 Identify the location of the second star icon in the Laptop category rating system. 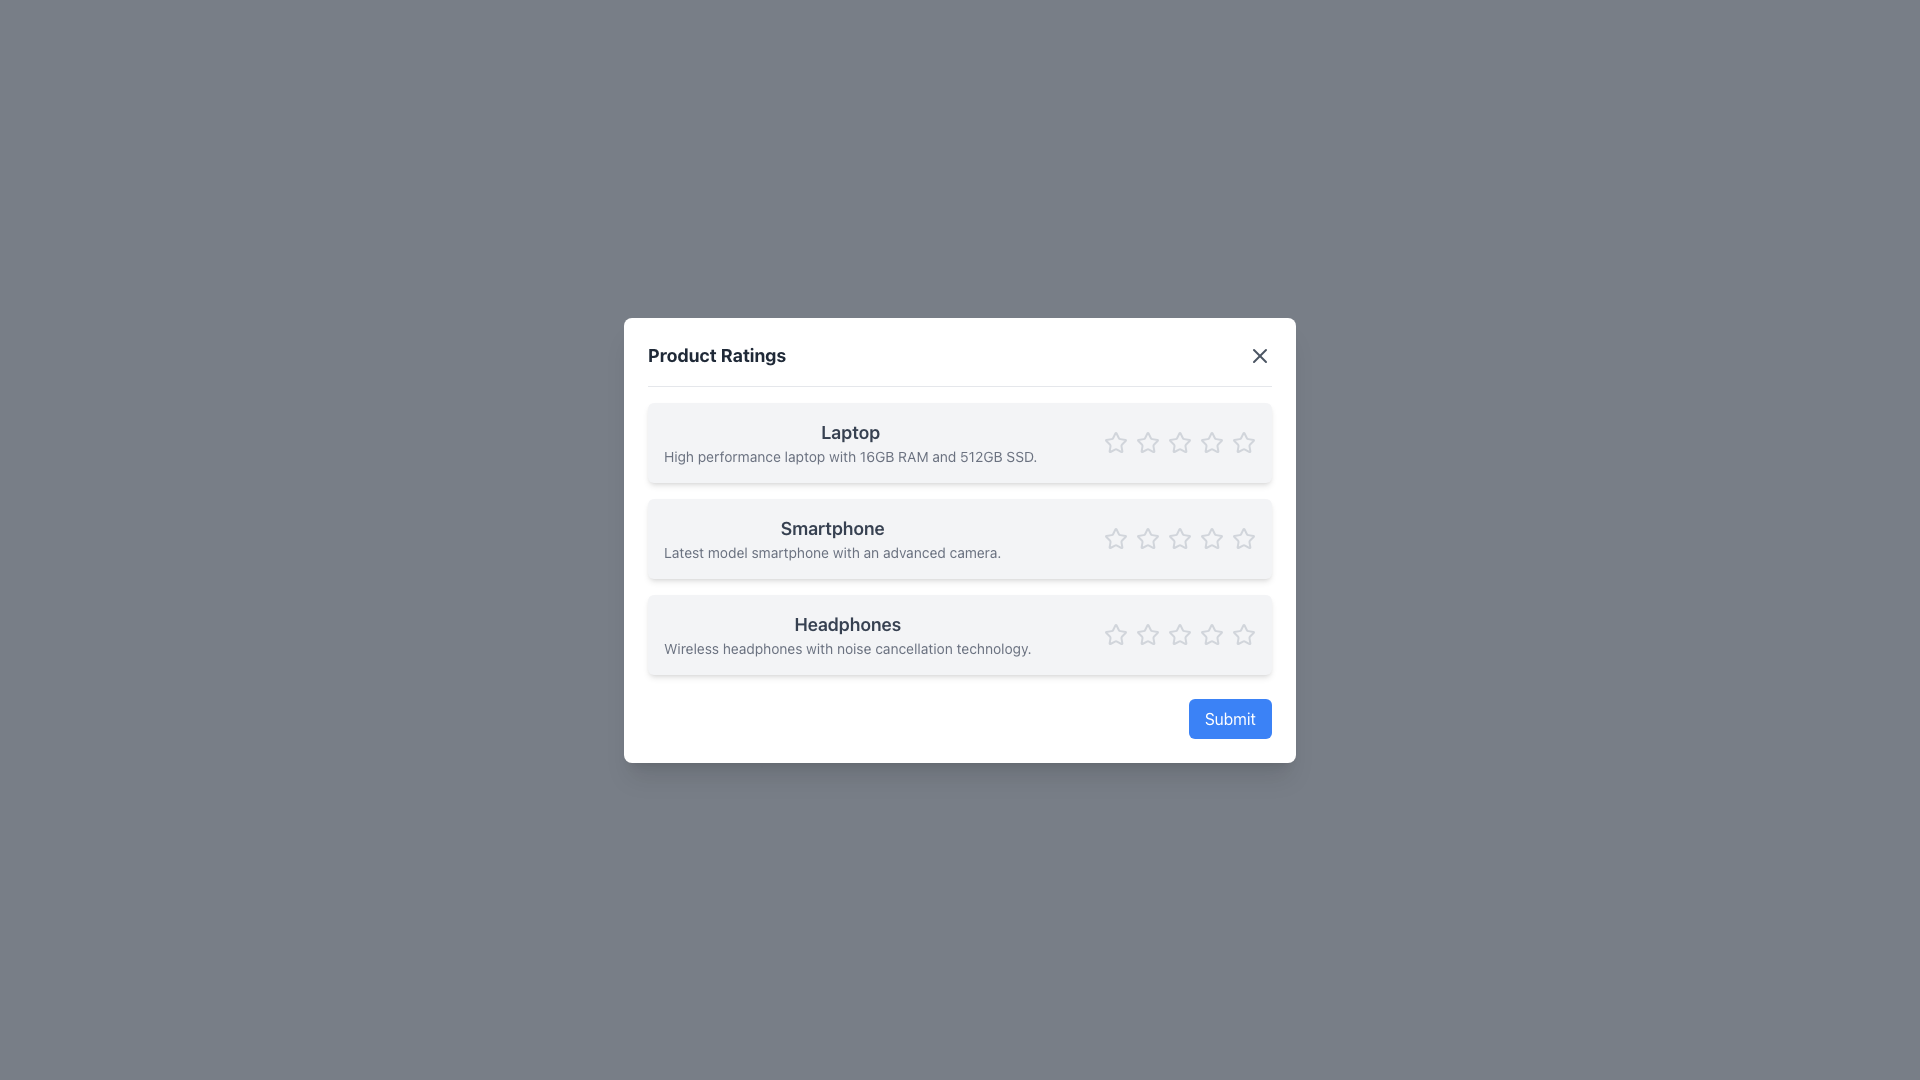
(1147, 441).